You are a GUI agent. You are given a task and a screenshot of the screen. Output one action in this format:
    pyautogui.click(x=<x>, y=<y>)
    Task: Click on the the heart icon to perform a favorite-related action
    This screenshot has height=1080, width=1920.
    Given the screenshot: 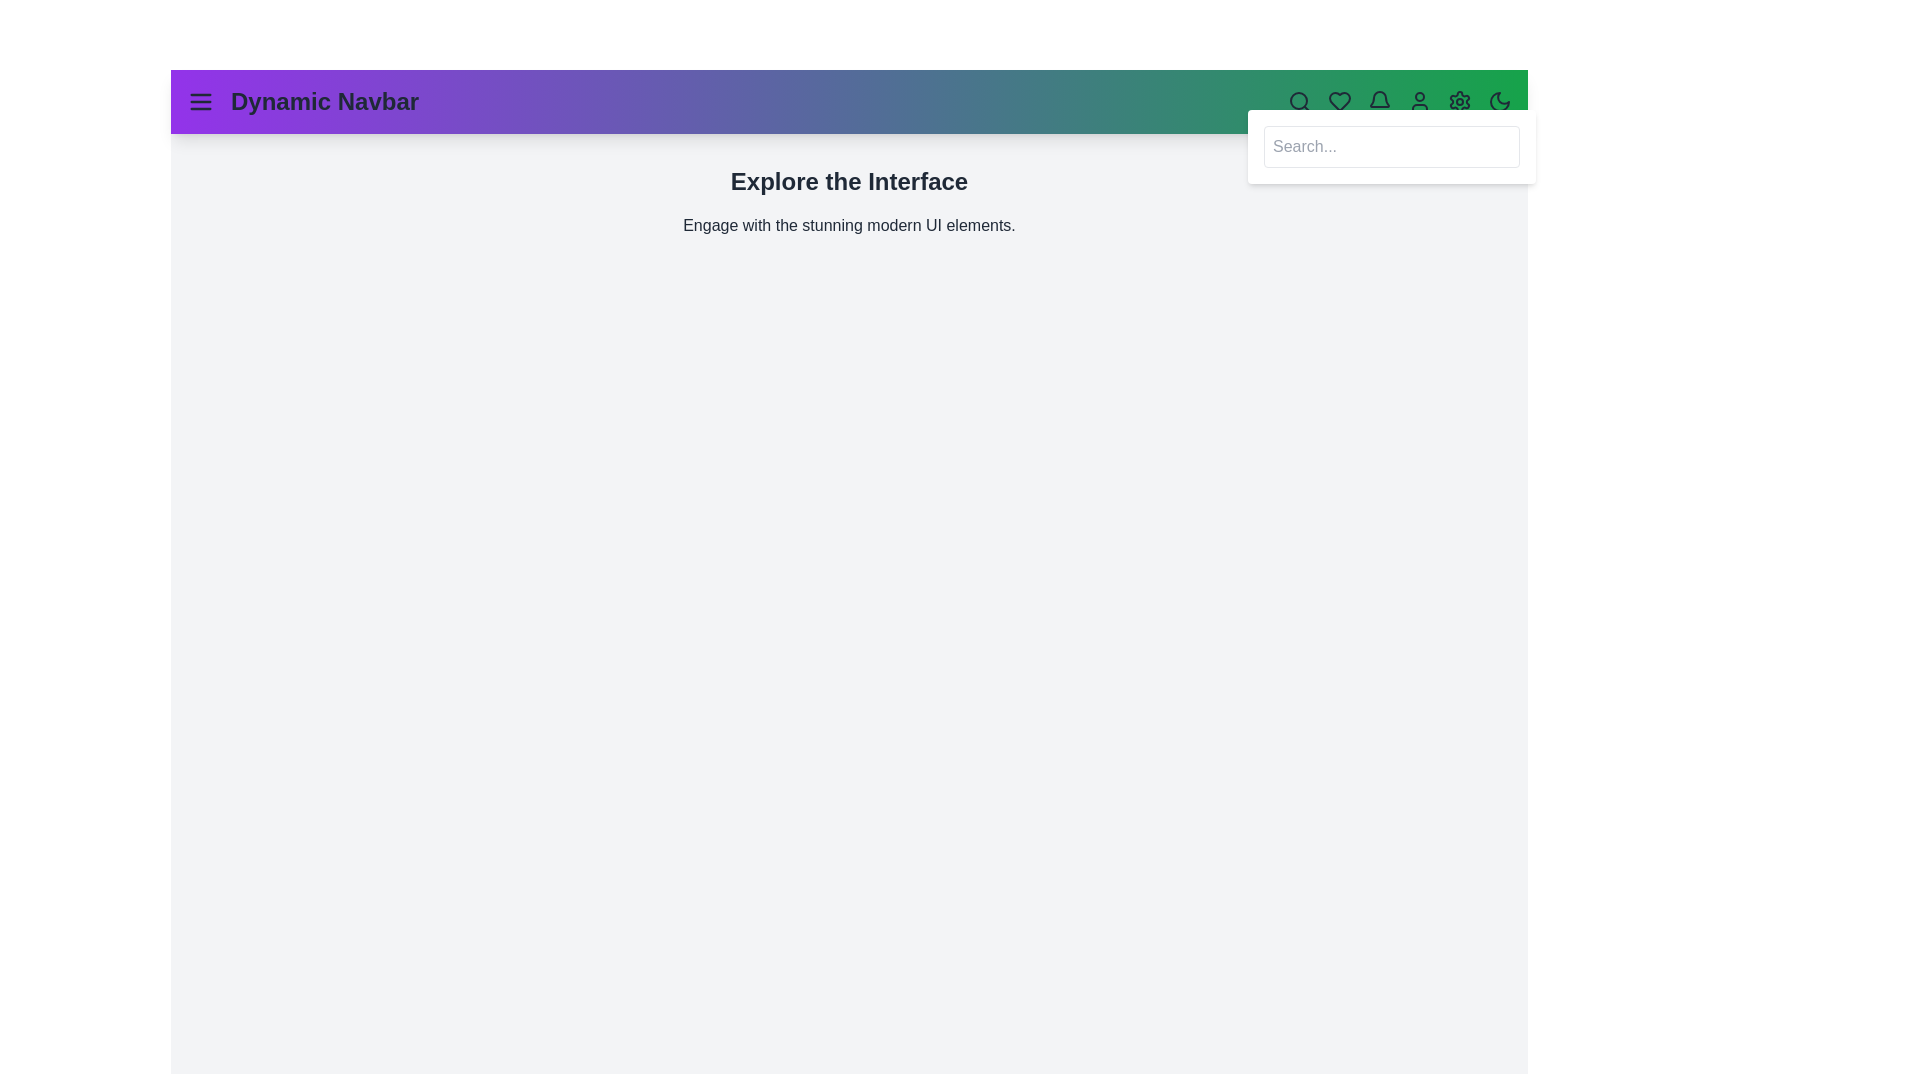 What is the action you would take?
    pyautogui.click(x=1339, y=101)
    